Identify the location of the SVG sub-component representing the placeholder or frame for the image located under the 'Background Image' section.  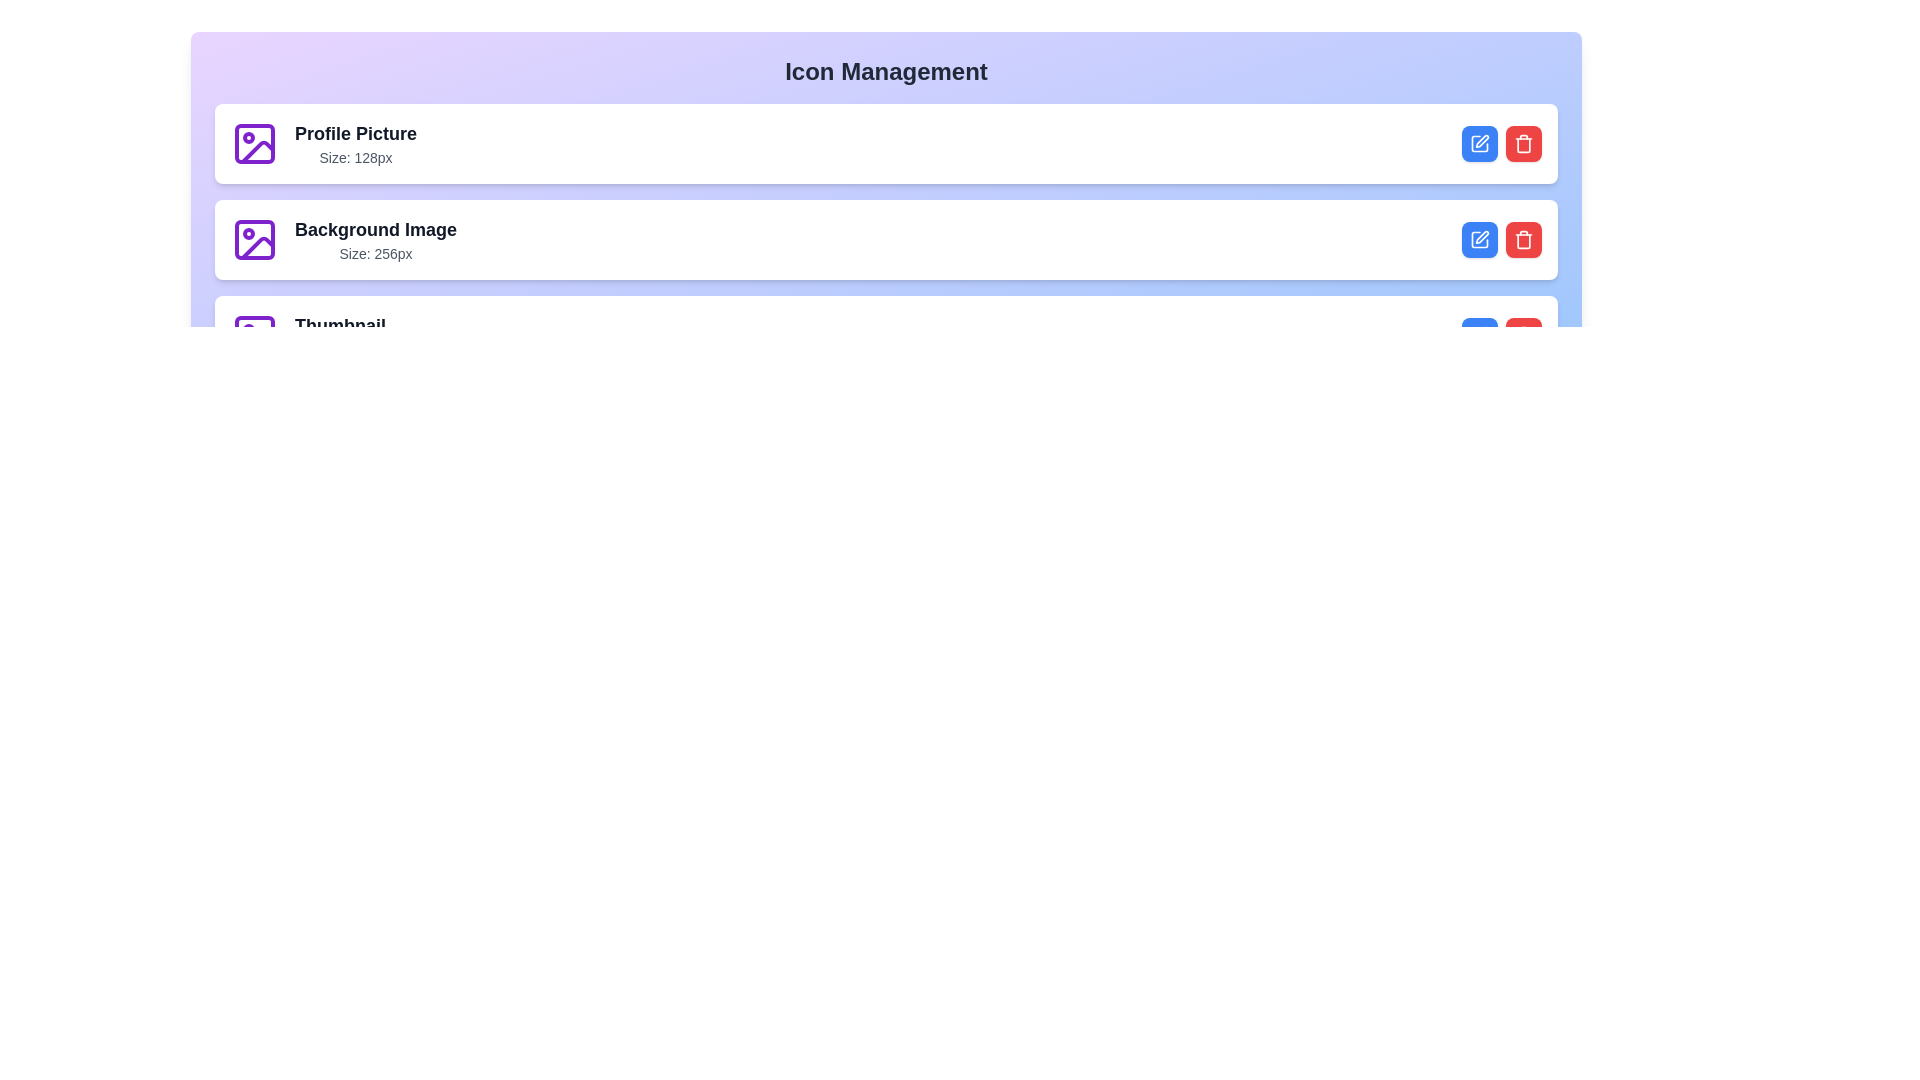
(253, 238).